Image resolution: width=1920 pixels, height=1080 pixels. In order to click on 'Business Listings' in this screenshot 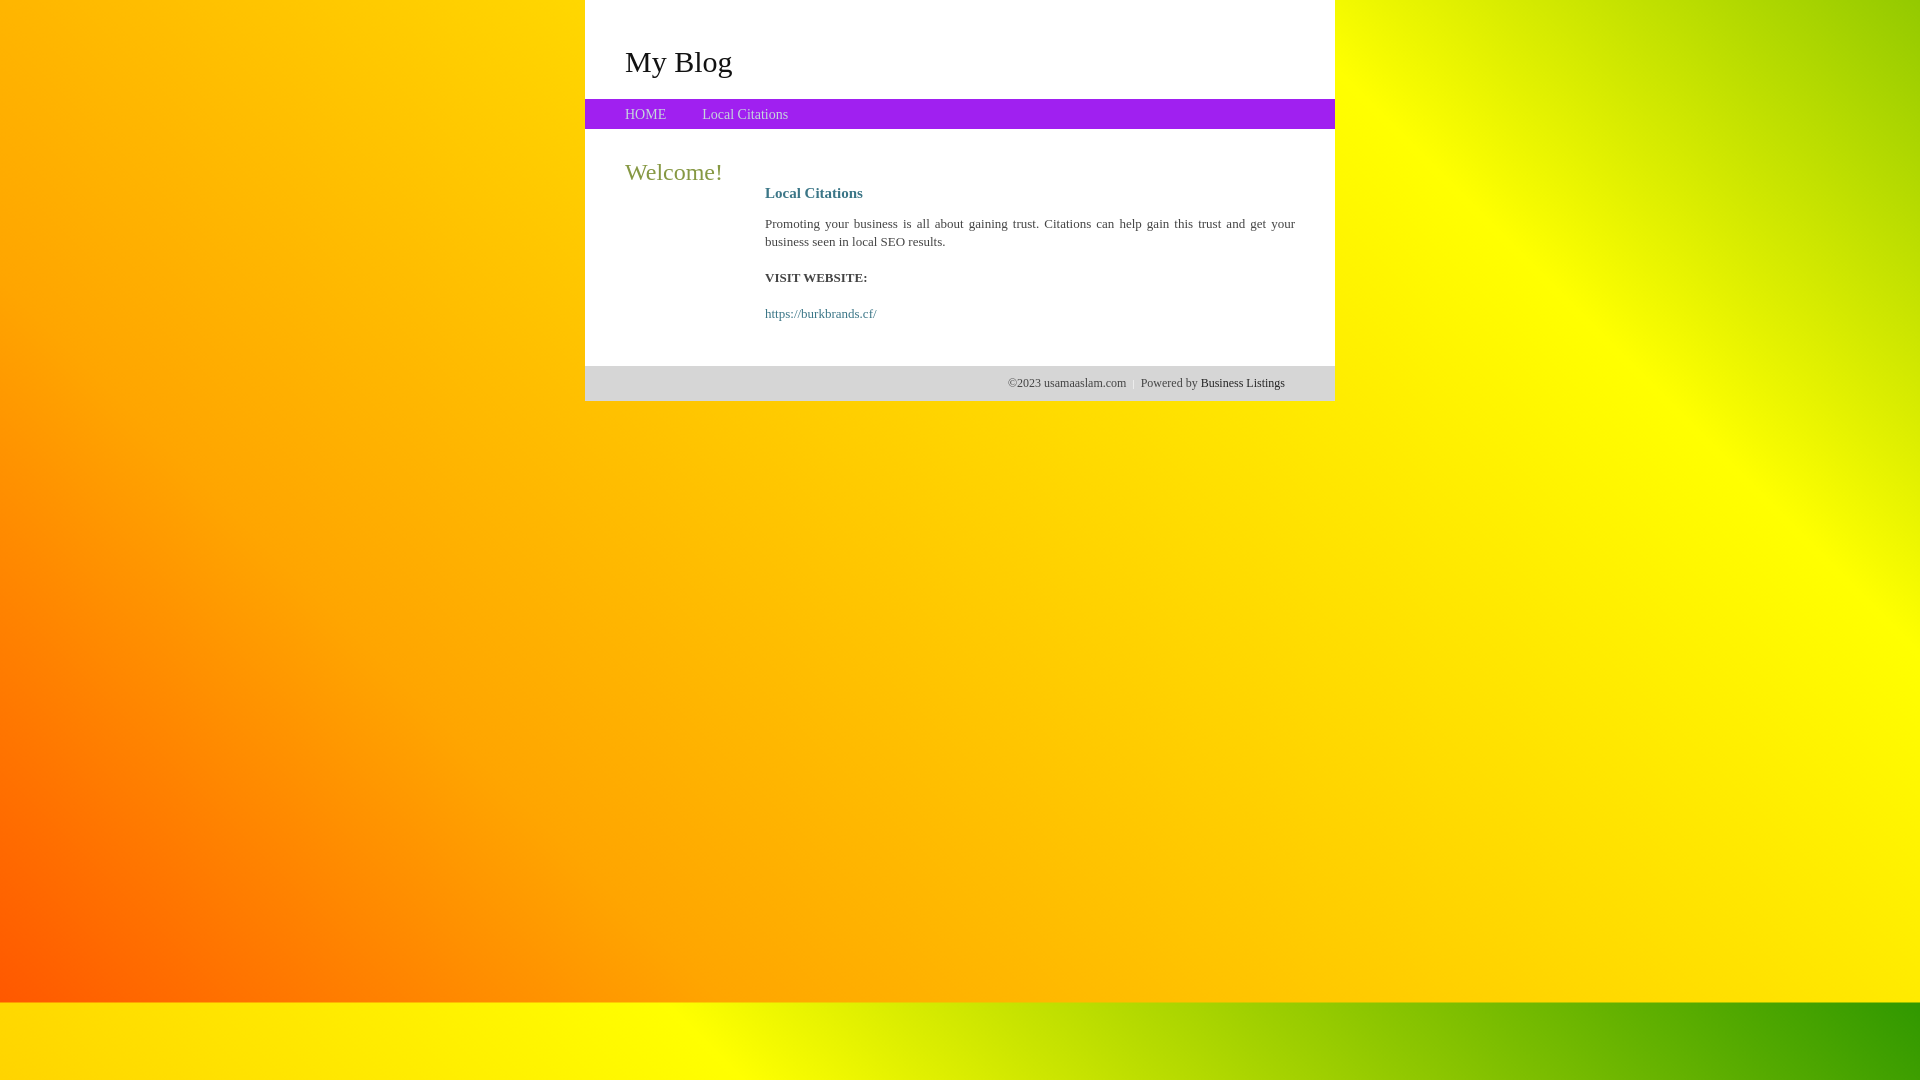, I will do `click(1242, 382)`.